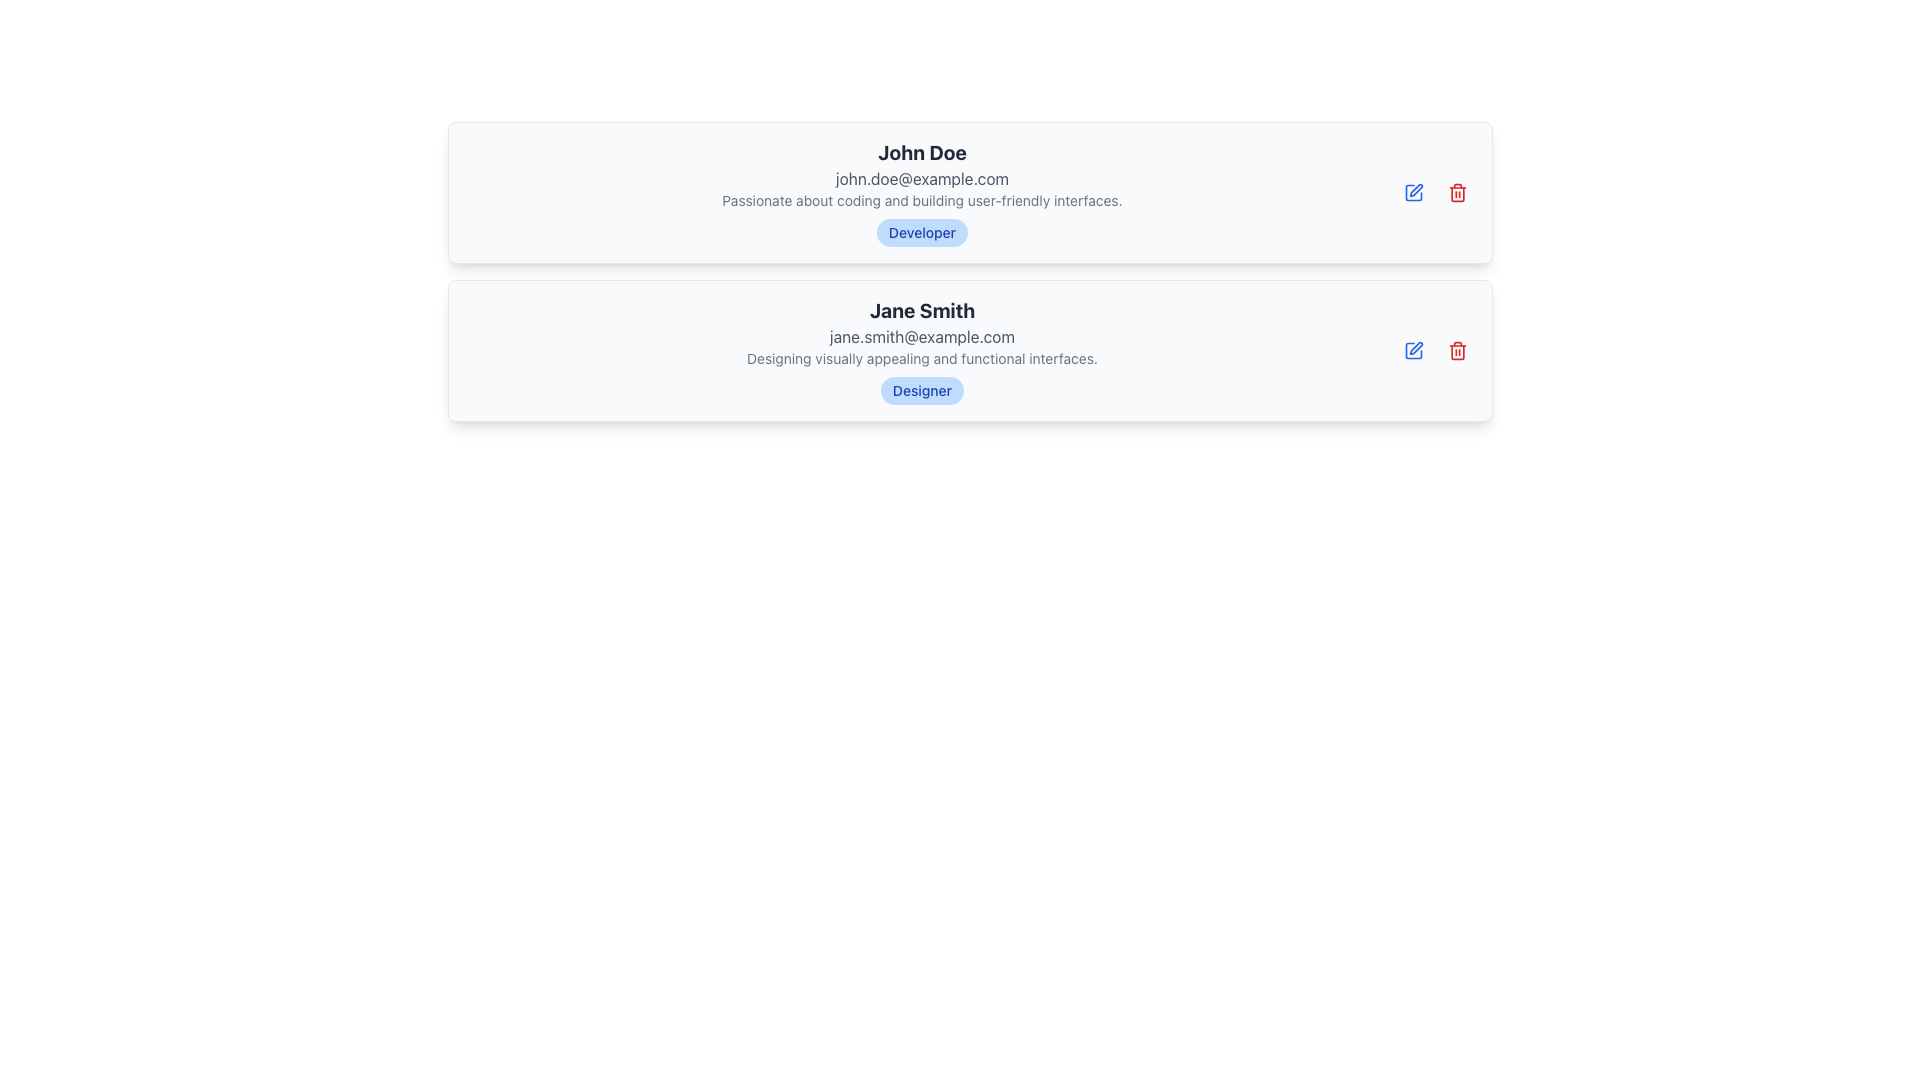 This screenshot has height=1080, width=1920. I want to click on the profile card displaying user details, which is the second card in a vertical list beneath 'John Doe', so click(921, 350).